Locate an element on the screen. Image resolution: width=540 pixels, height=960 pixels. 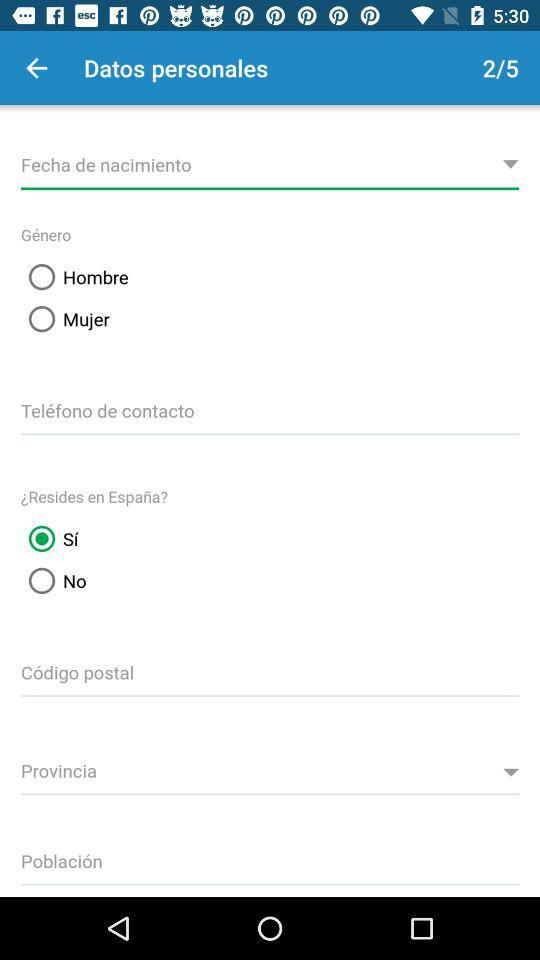
poblacin is located at coordinates (270, 857).